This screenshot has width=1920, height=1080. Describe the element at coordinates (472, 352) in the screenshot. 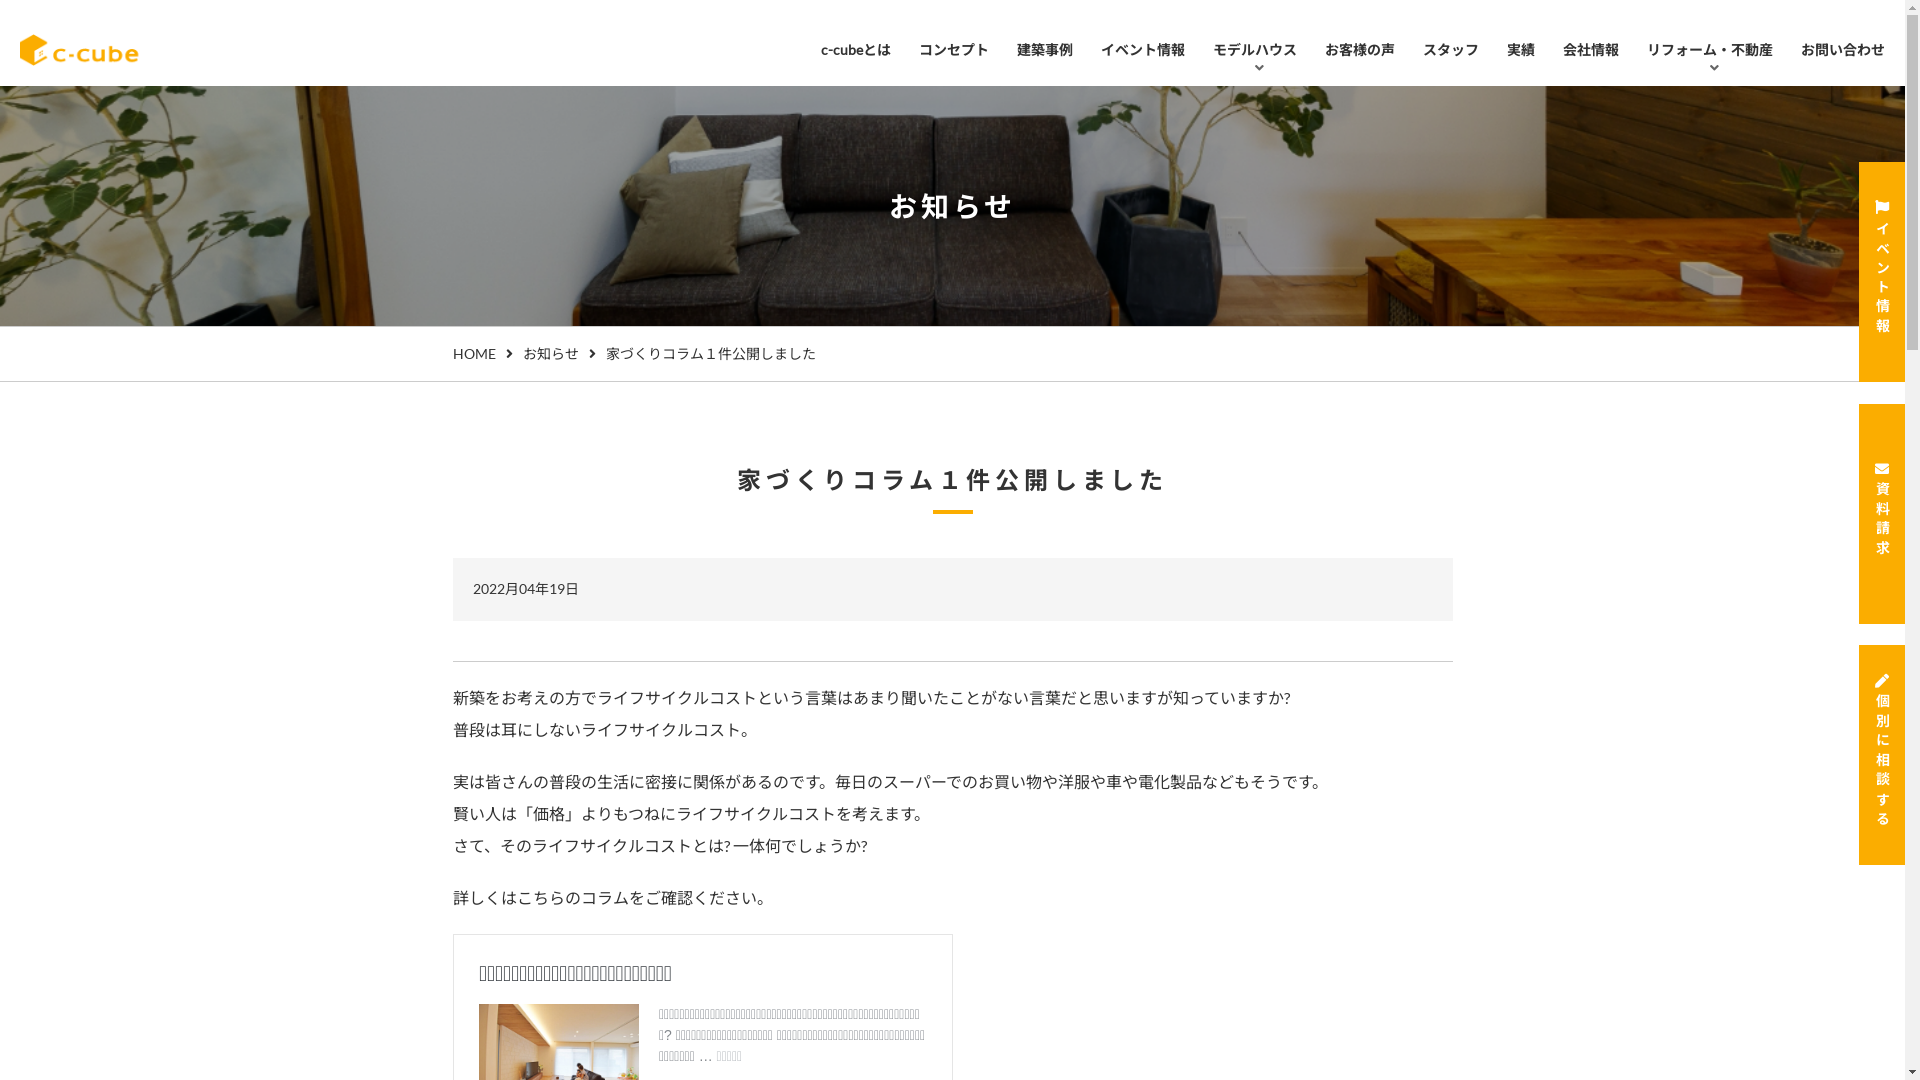

I see `'HOME'` at that location.